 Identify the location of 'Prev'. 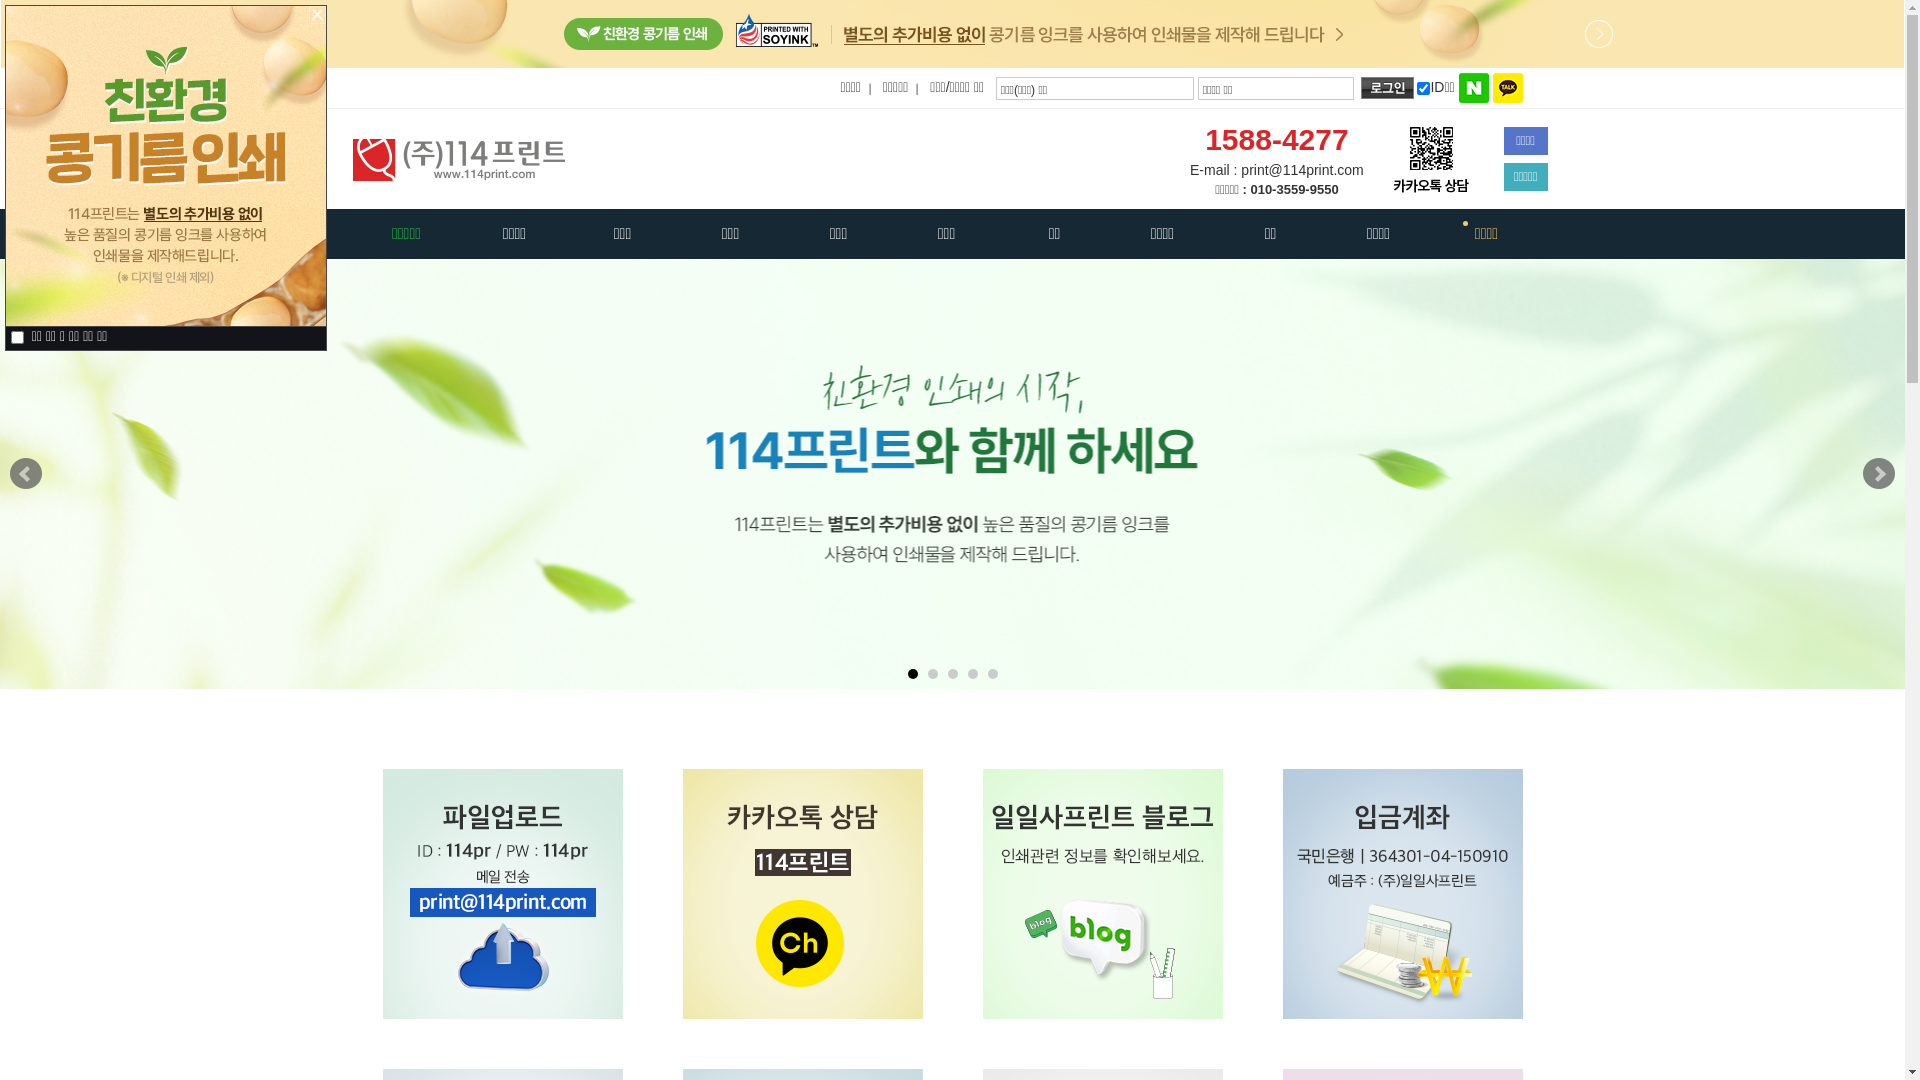
(25, 474).